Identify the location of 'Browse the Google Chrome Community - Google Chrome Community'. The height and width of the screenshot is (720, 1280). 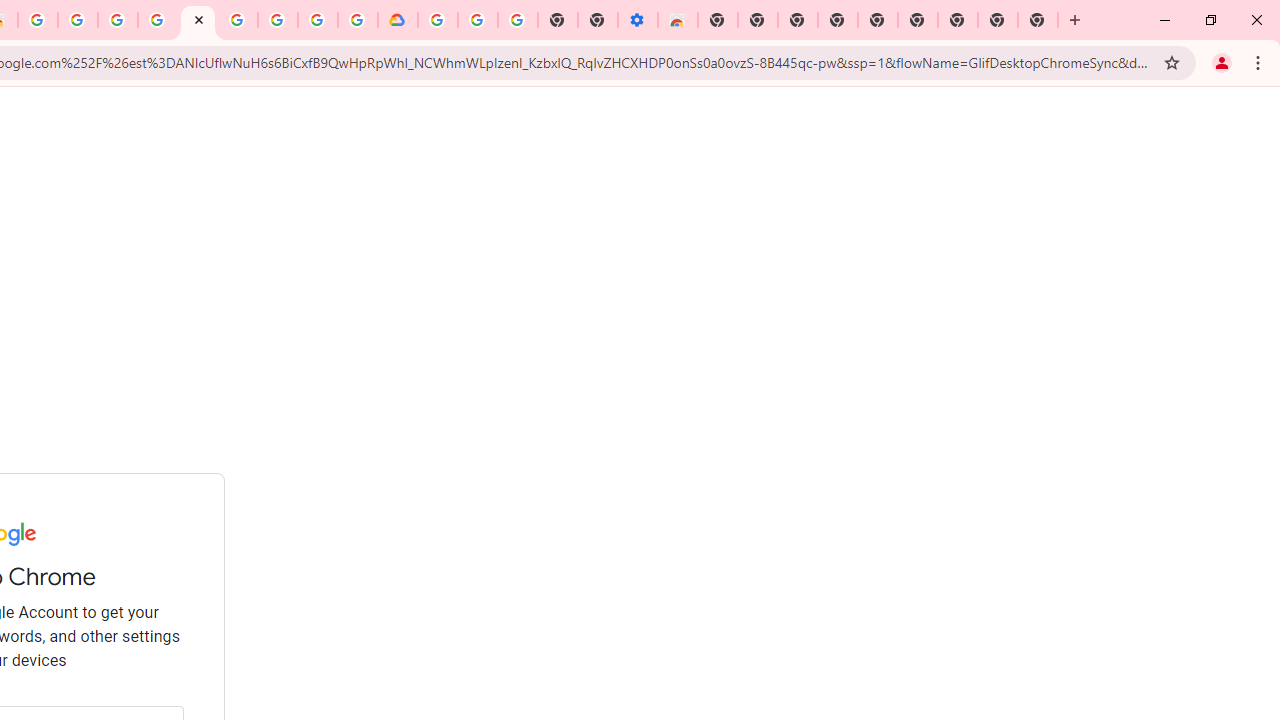
(357, 20).